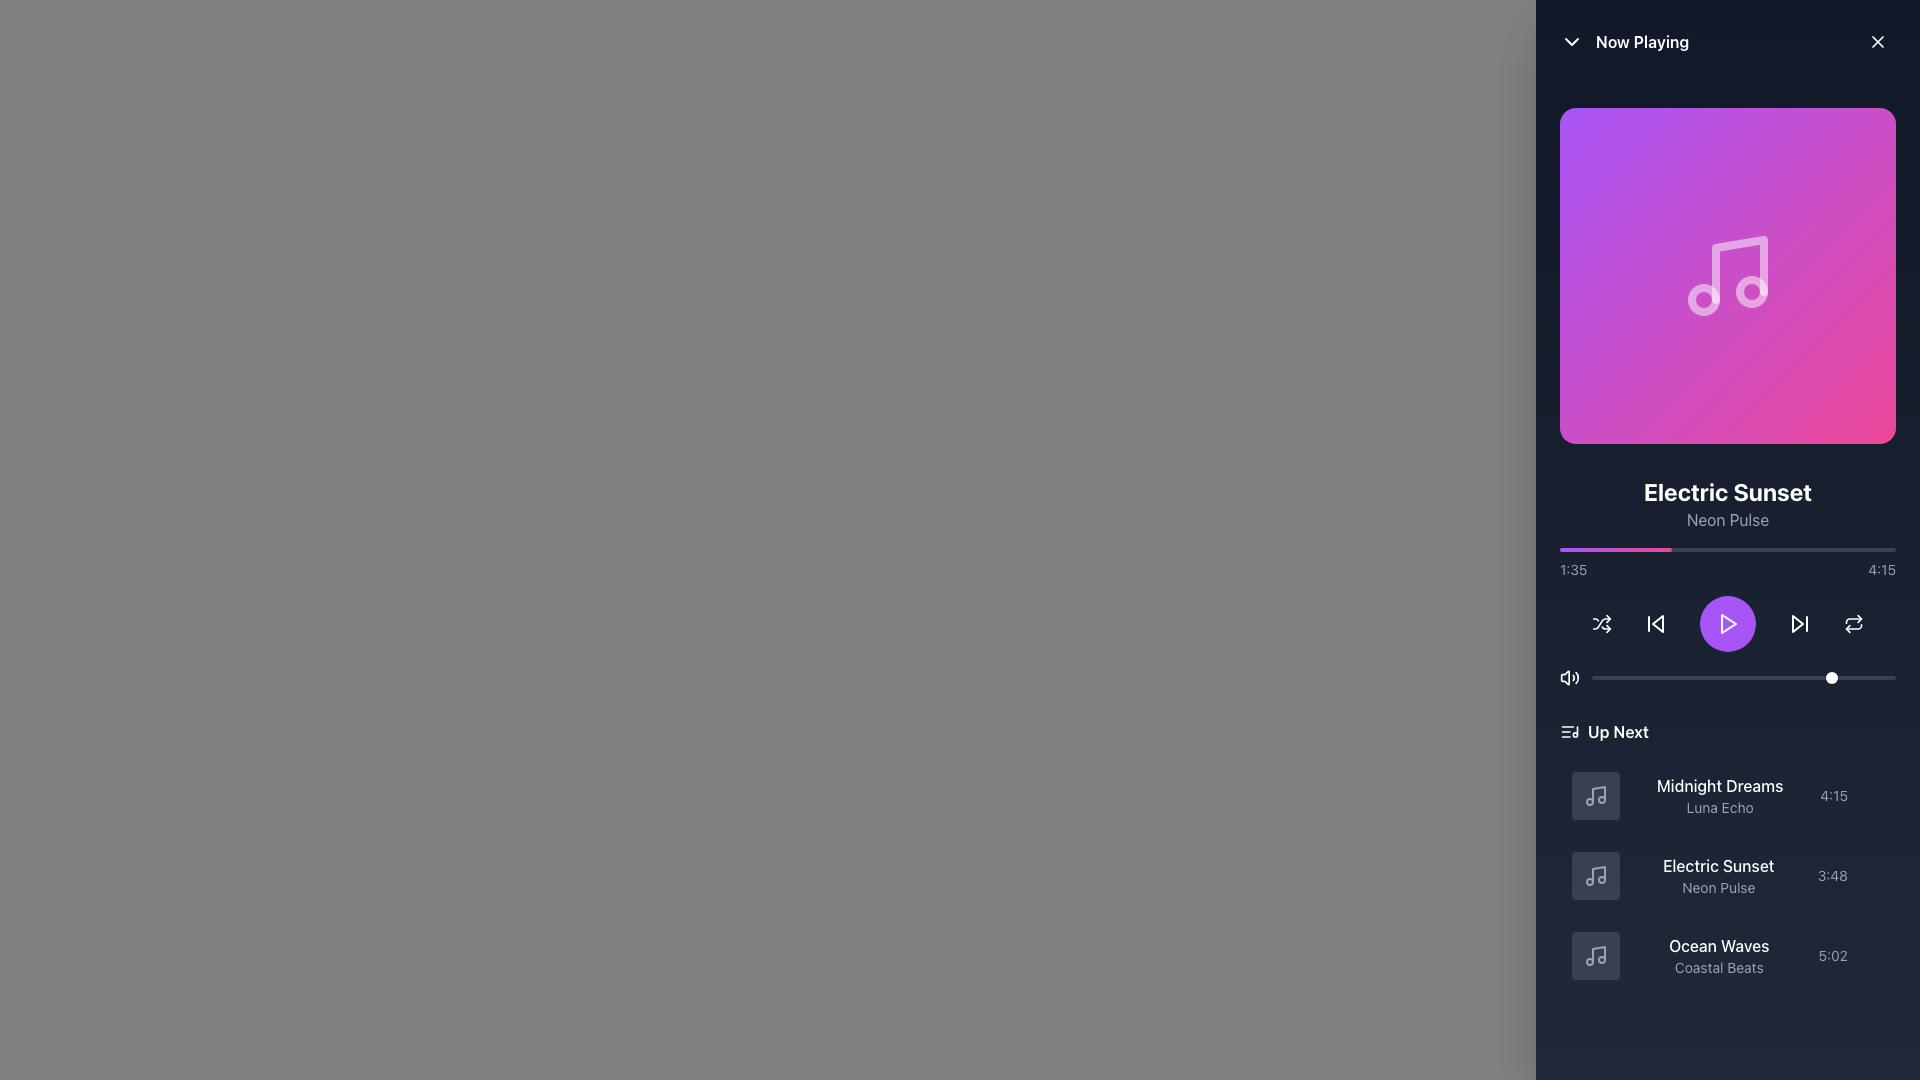  What do you see at coordinates (1876, 42) in the screenshot?
I see `the close button located at the top-right corner of the 'Now Playing' section to observe the hover effect` at bounding box center [1876, 42].